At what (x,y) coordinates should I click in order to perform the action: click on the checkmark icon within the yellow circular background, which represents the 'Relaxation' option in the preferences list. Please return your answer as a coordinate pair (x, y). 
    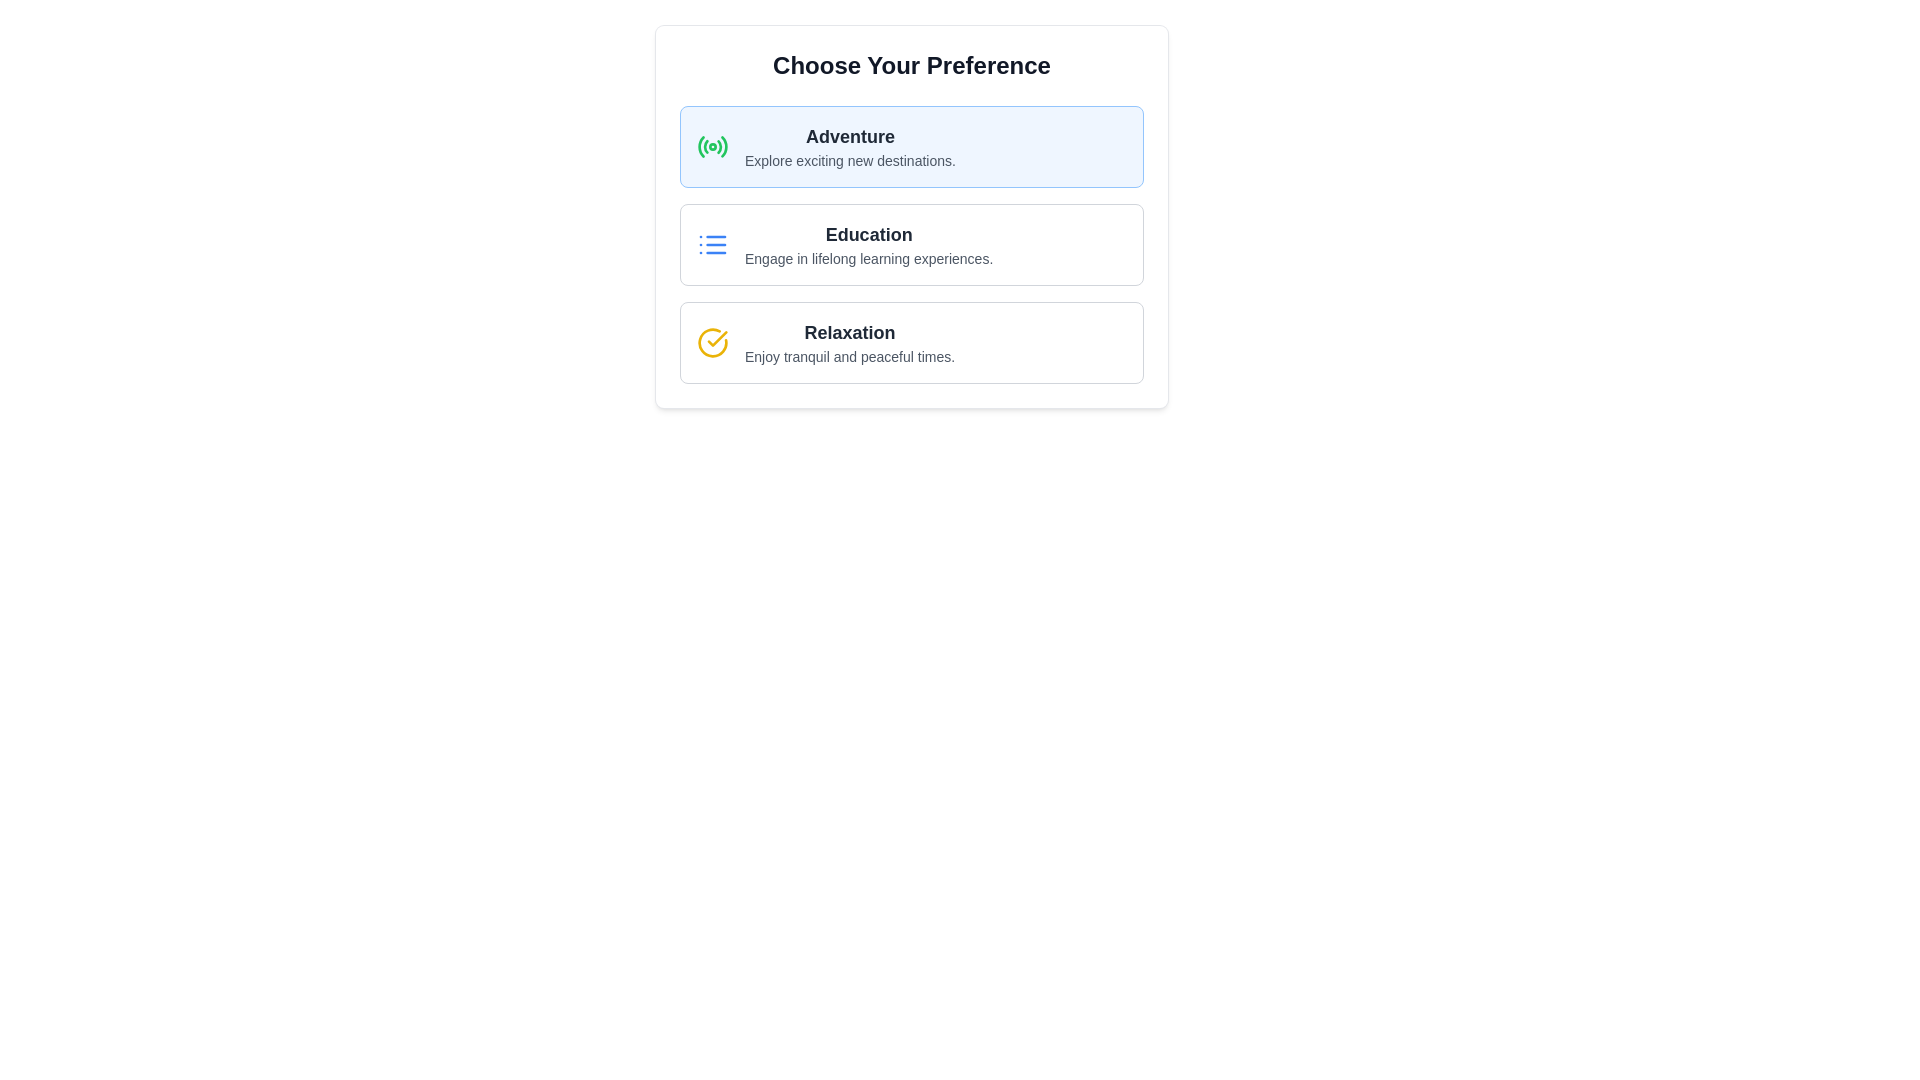
    Looking at the image, I should click on (717, 338).